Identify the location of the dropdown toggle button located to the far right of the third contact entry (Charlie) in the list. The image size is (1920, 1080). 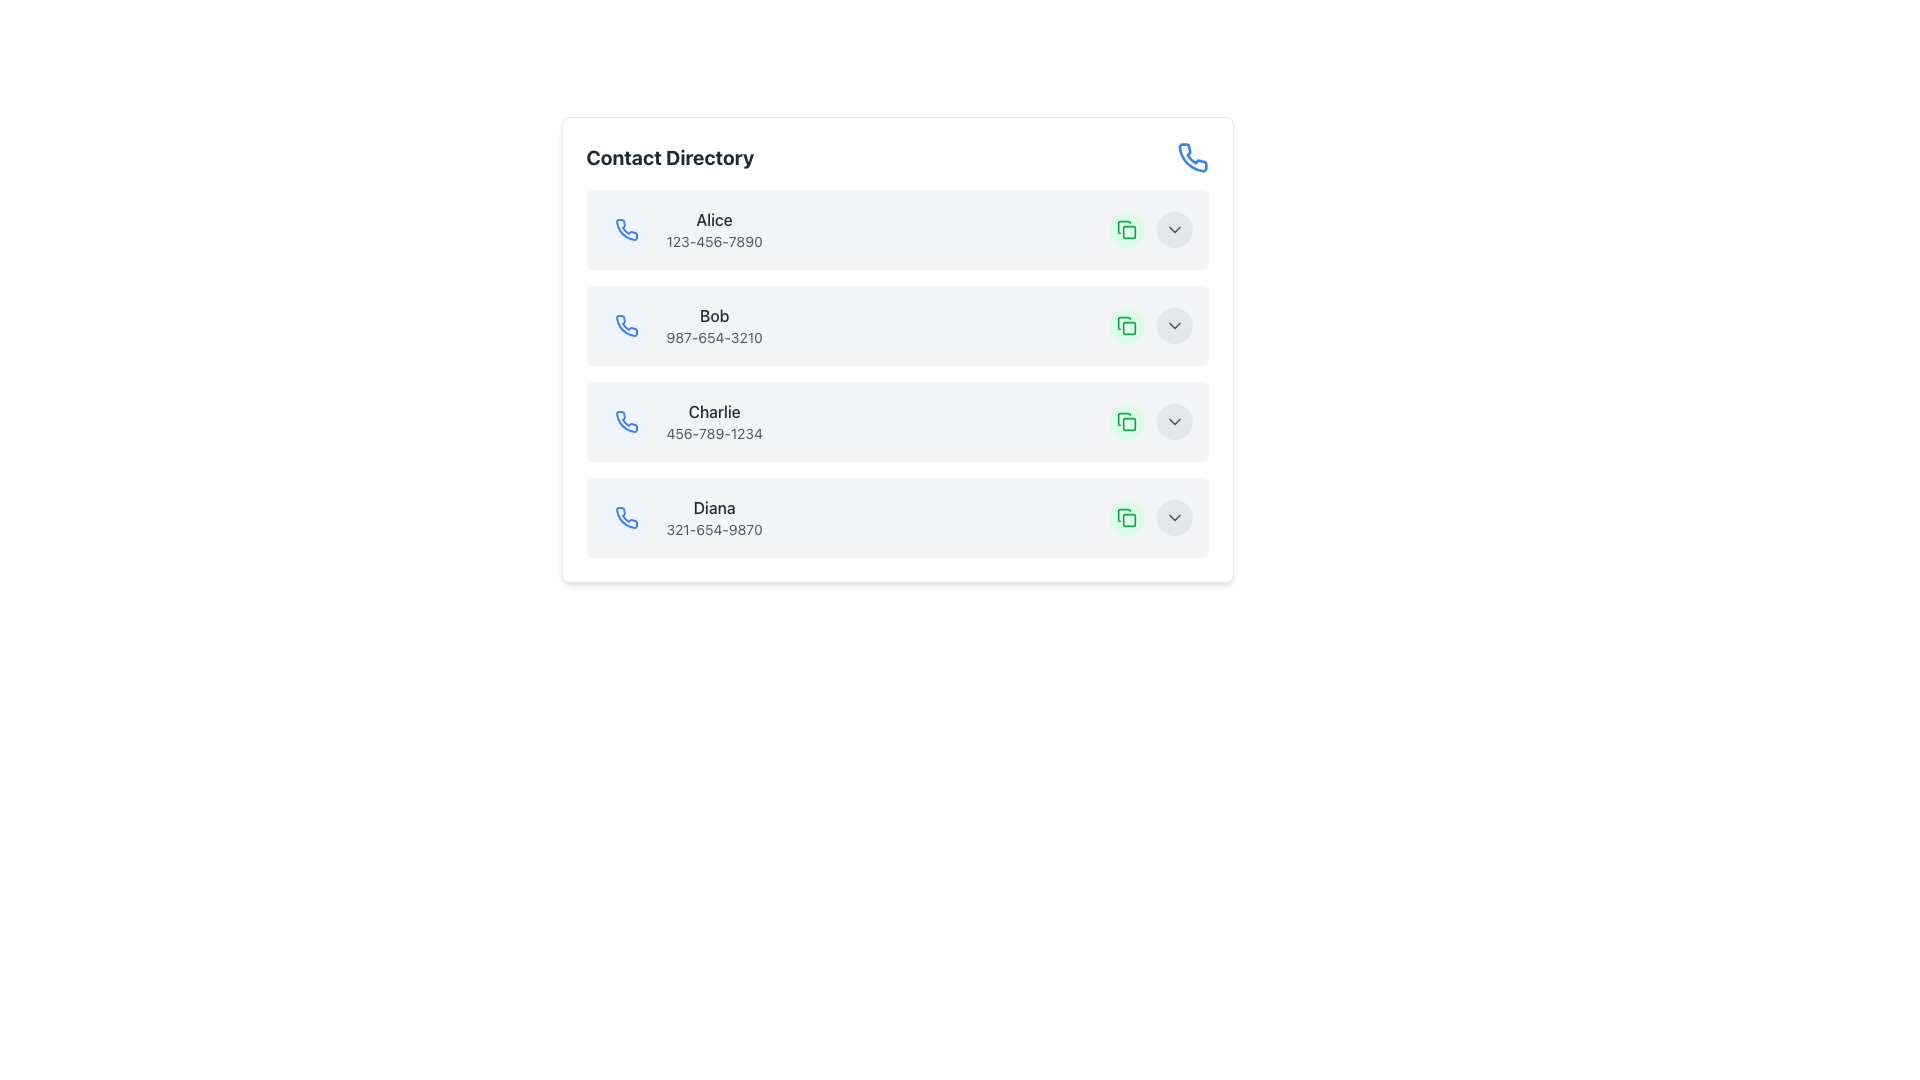
(1174, 420).